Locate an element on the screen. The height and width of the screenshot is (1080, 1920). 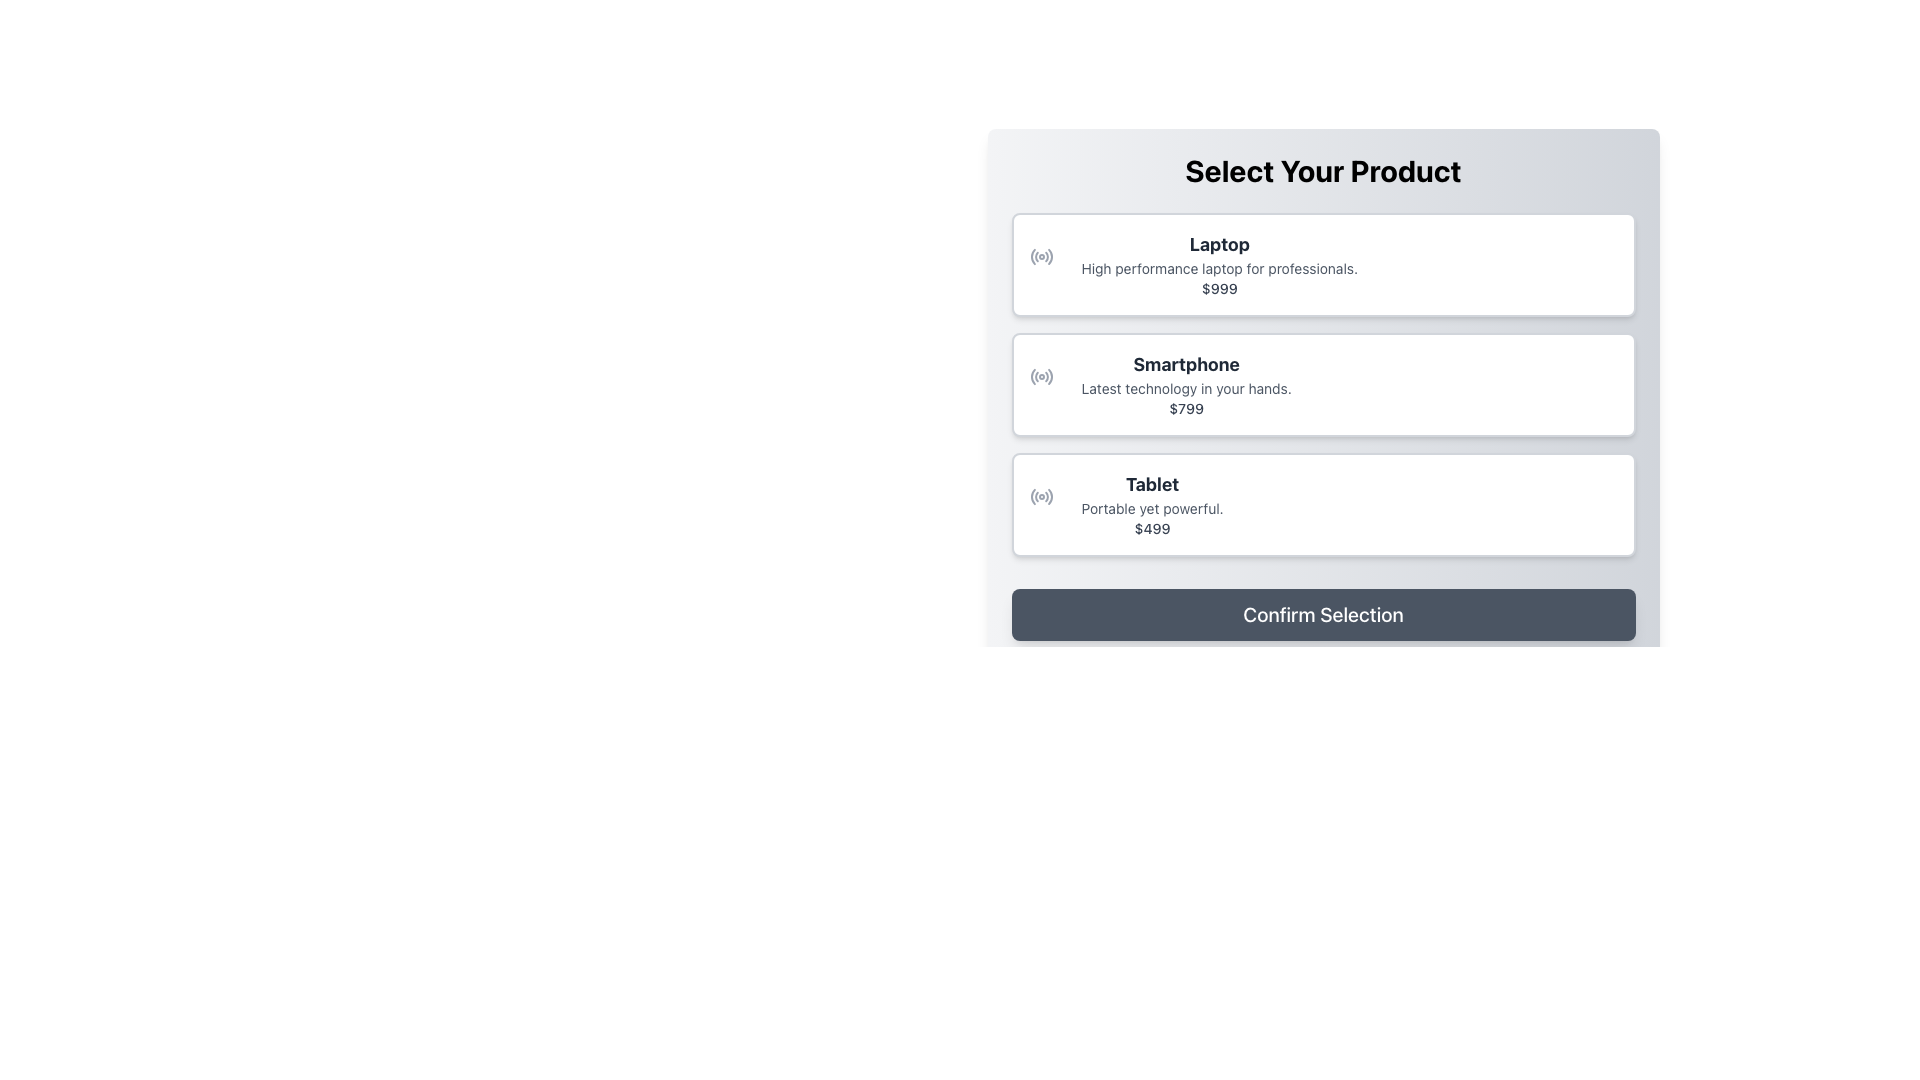
the text description block for the Laptop product is located at coordinates (1218, 264).